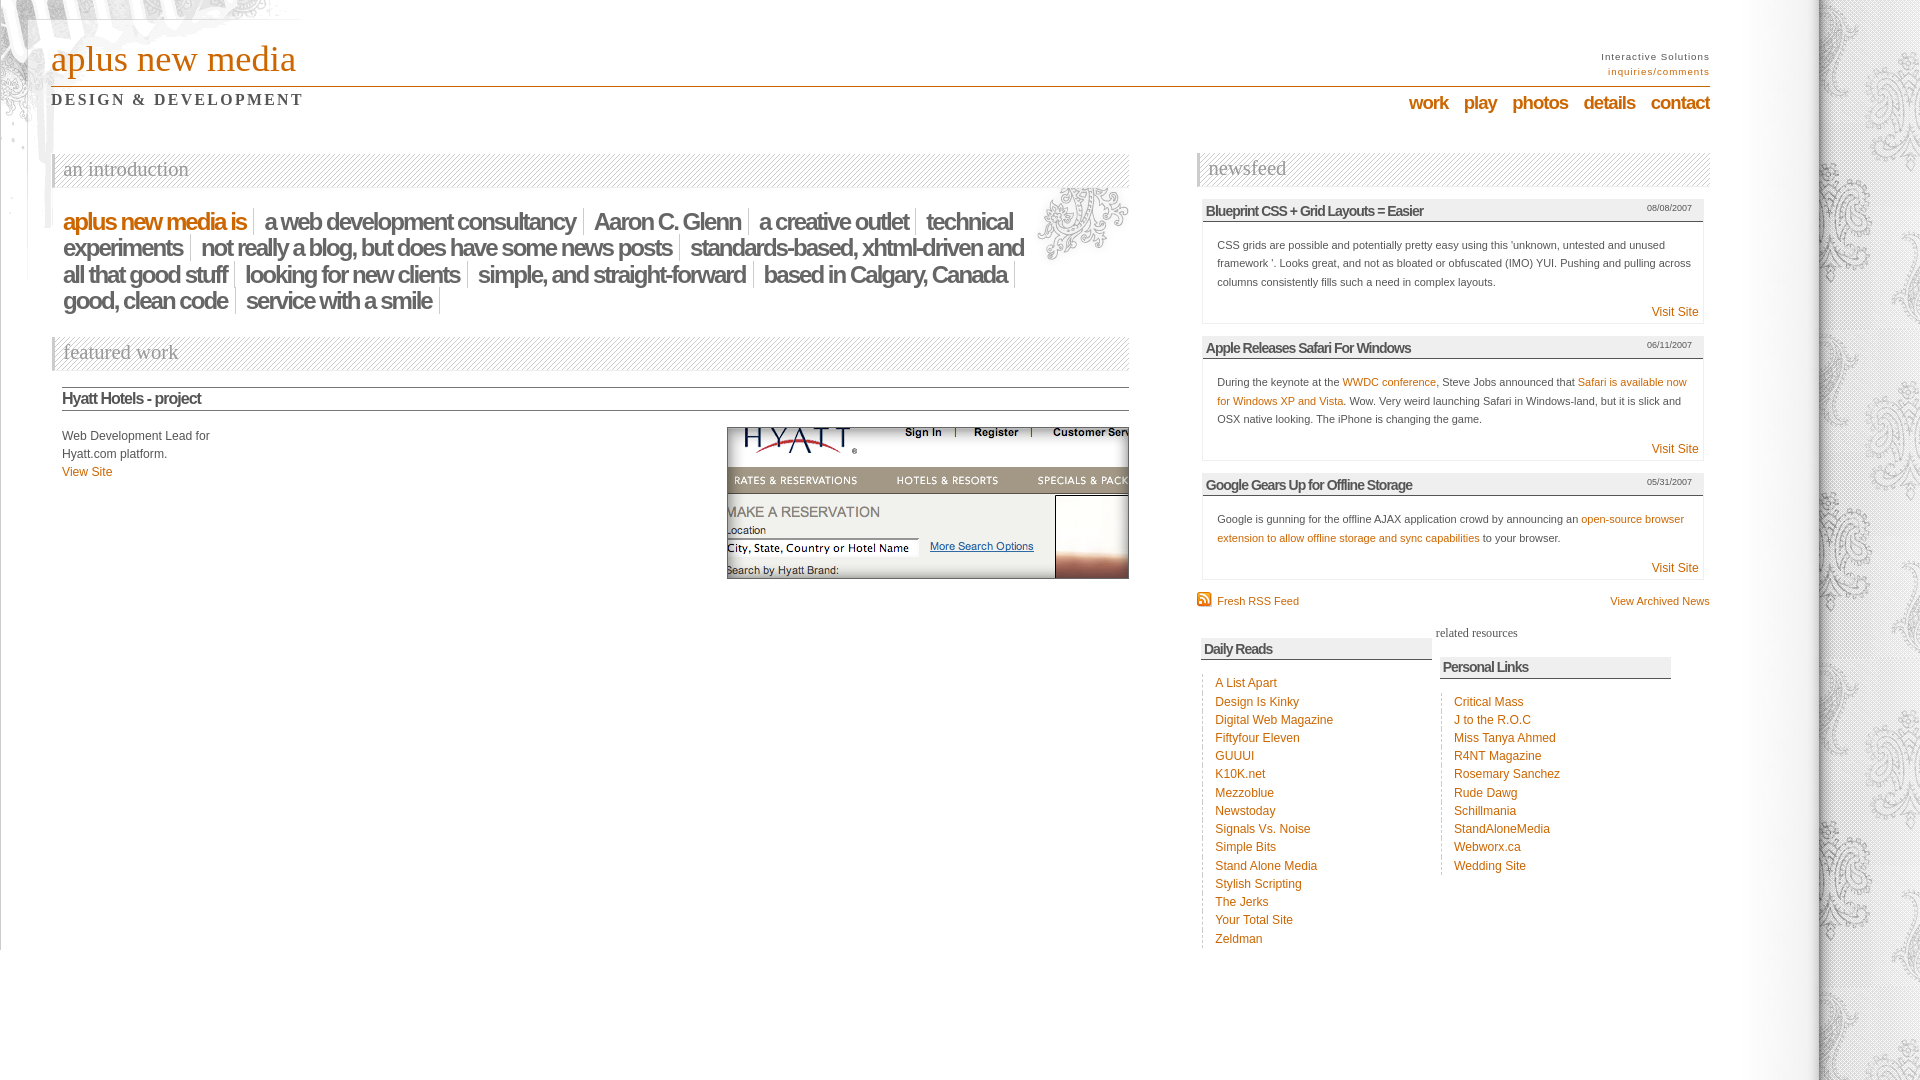 This screenshot has height=1080, width=1920. What do you see at coordinates (1316, 701) in the screenshot?
I see `'Design Is Kinky'` at bounding box center [1316, 701].